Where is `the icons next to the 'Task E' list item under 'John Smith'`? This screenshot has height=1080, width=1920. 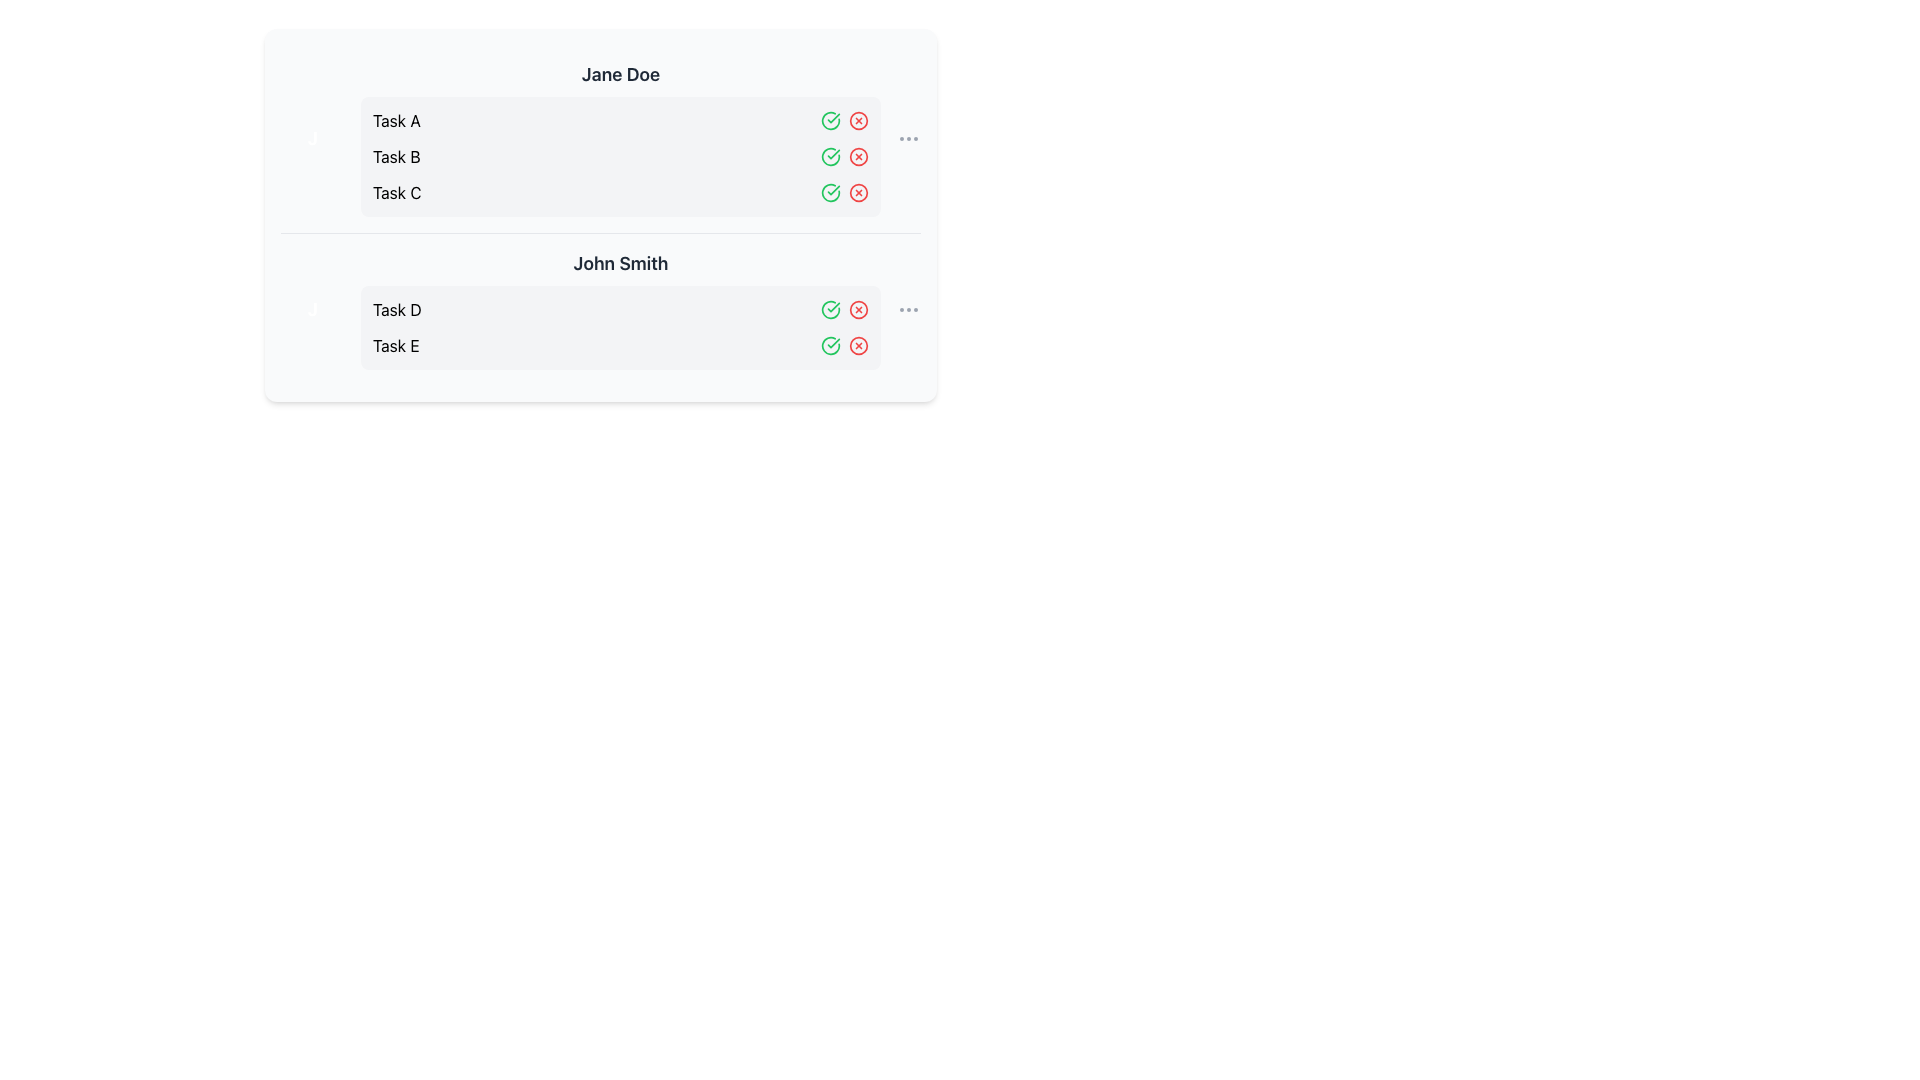
the icons next to the 'Task E' list item under 'John Smith' is located at coordinates (619, 345).